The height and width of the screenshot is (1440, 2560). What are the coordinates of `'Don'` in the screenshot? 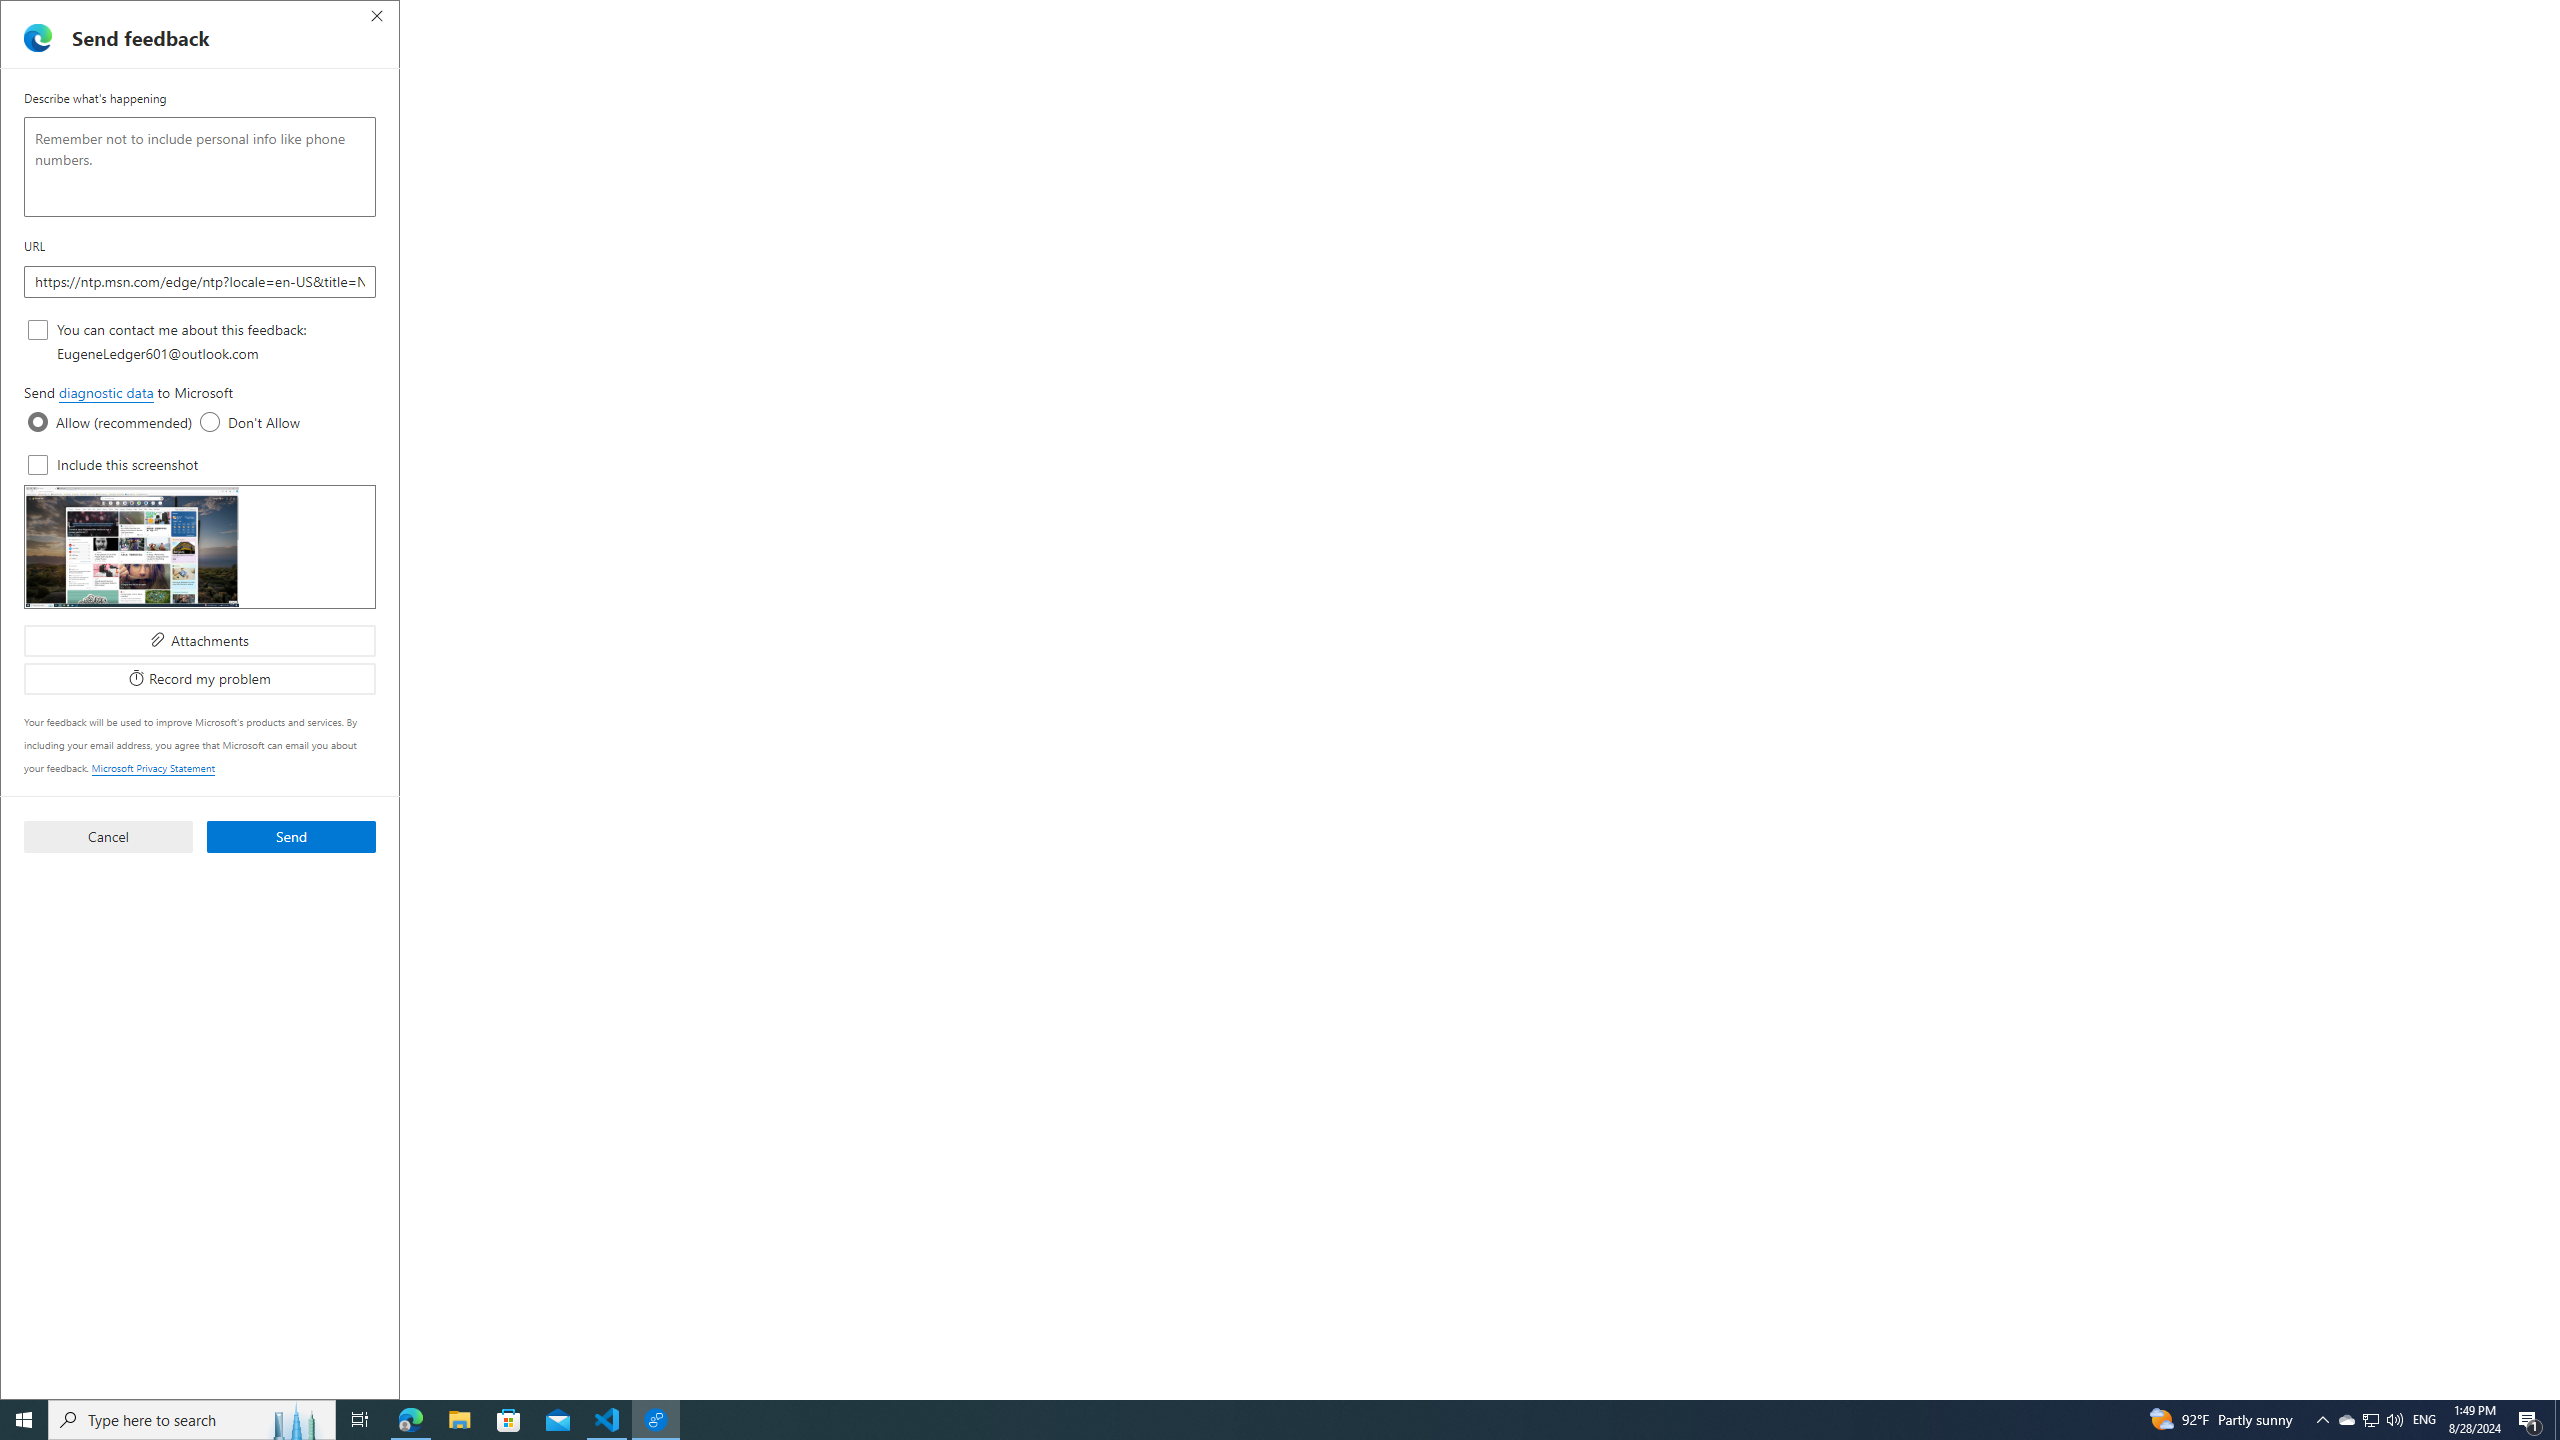 It's located at (208, 421).